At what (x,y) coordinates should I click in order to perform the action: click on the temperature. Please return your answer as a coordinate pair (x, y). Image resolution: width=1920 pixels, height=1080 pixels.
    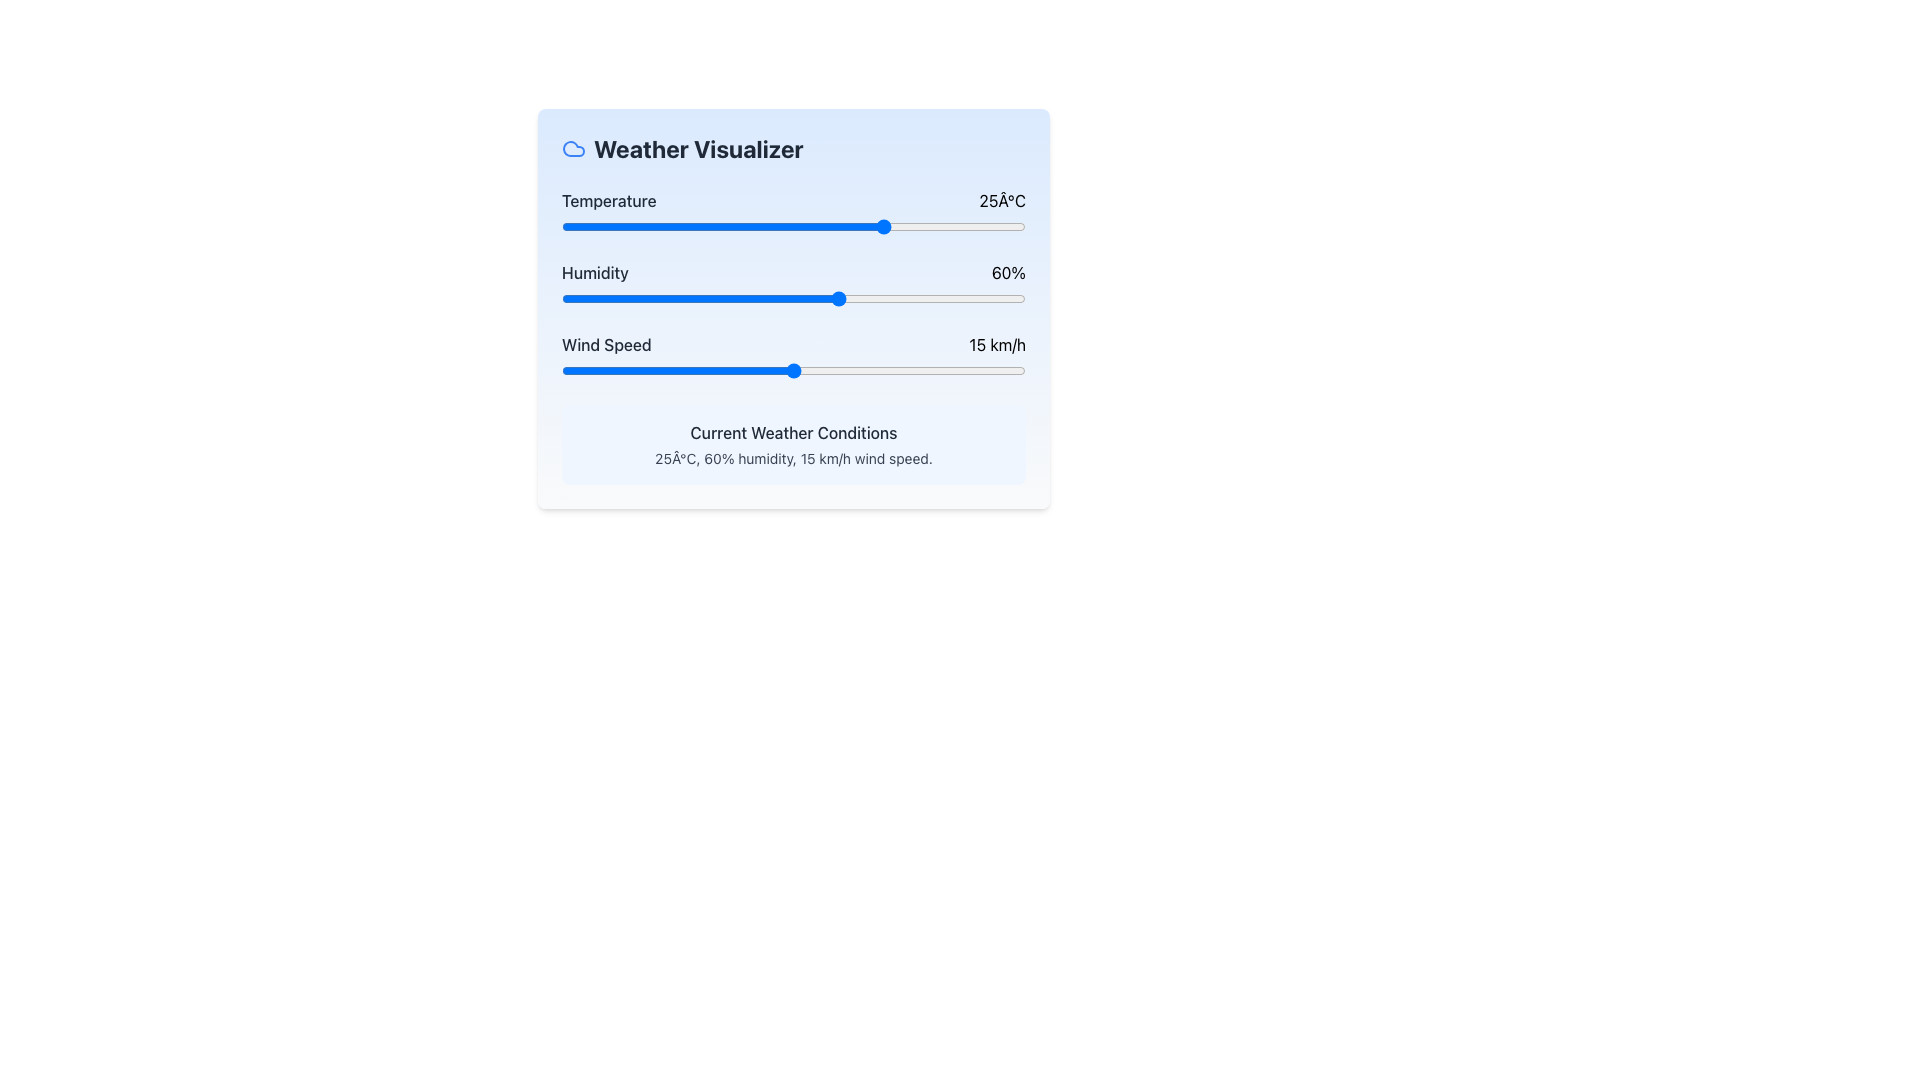
    Looking at the image, I should click on (579, 226).